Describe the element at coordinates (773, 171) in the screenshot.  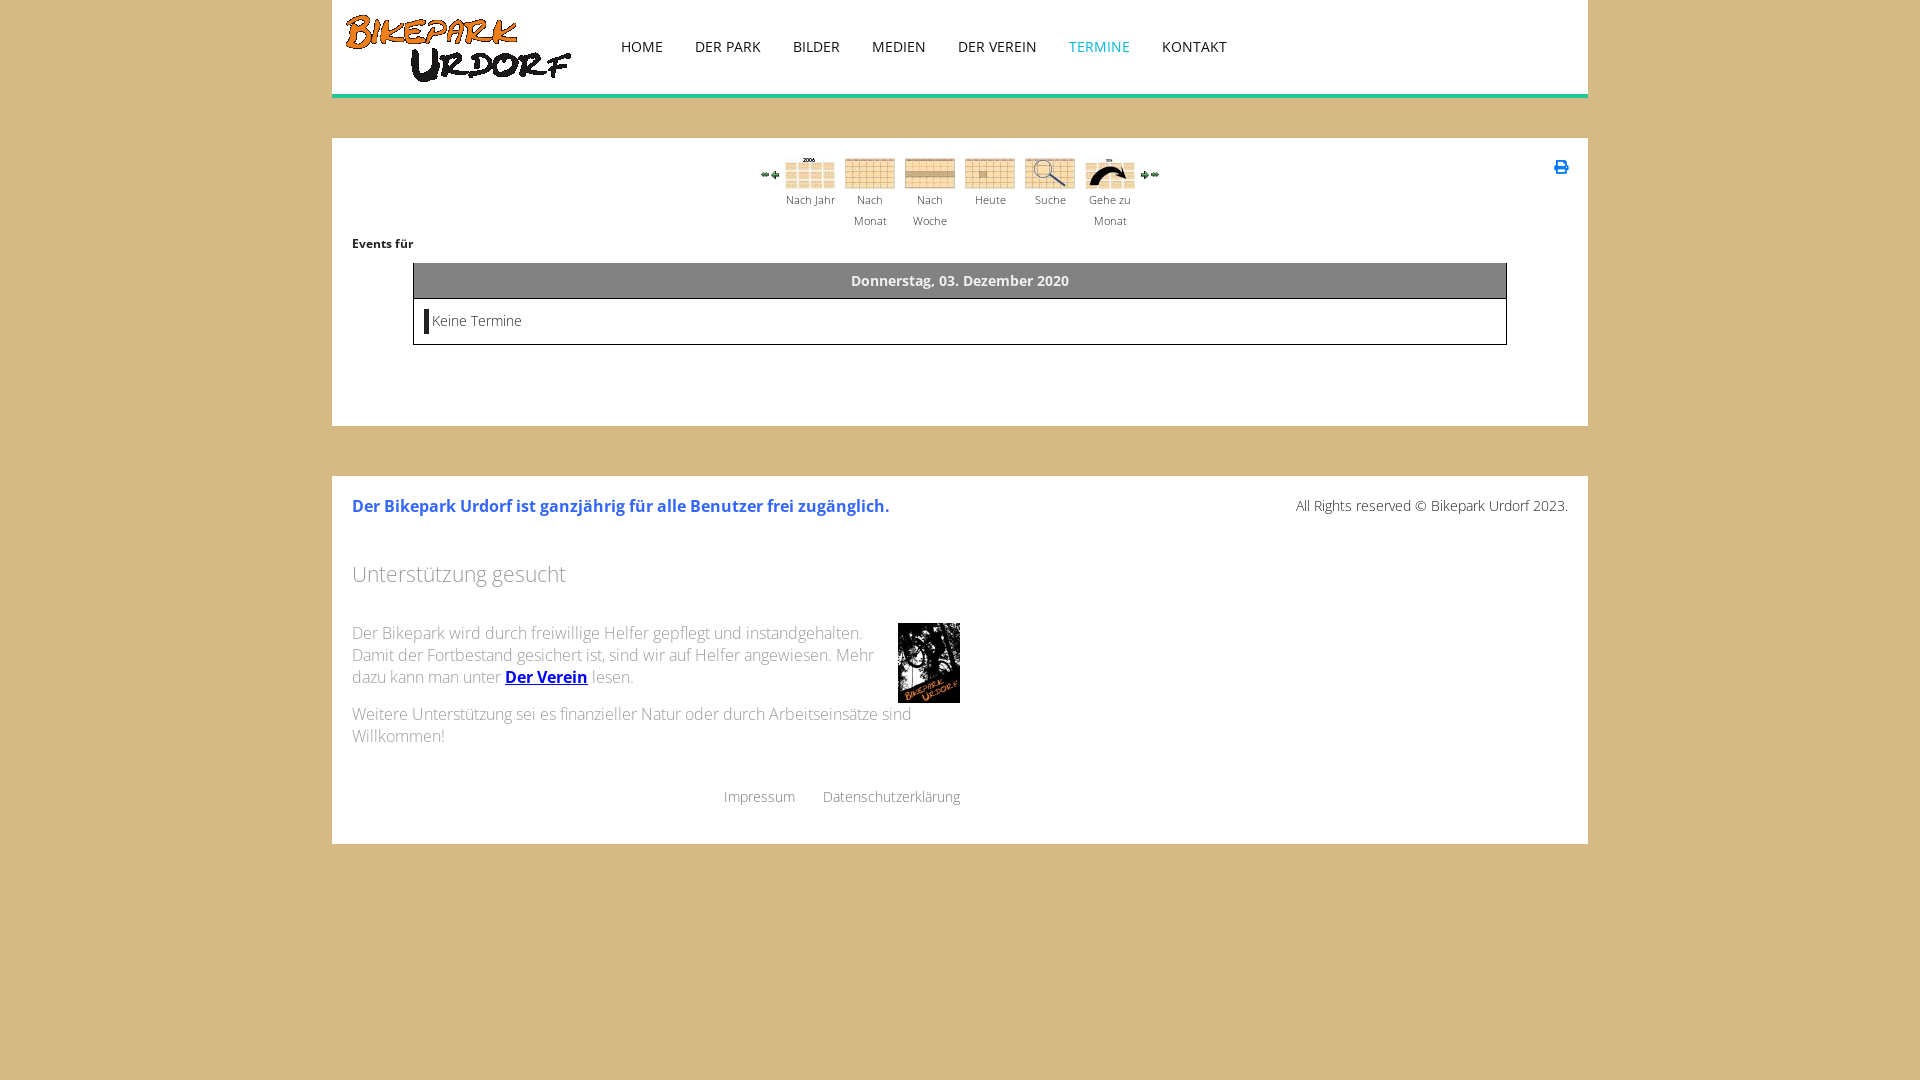
I see `'Vorheriger Tag'` at that location.